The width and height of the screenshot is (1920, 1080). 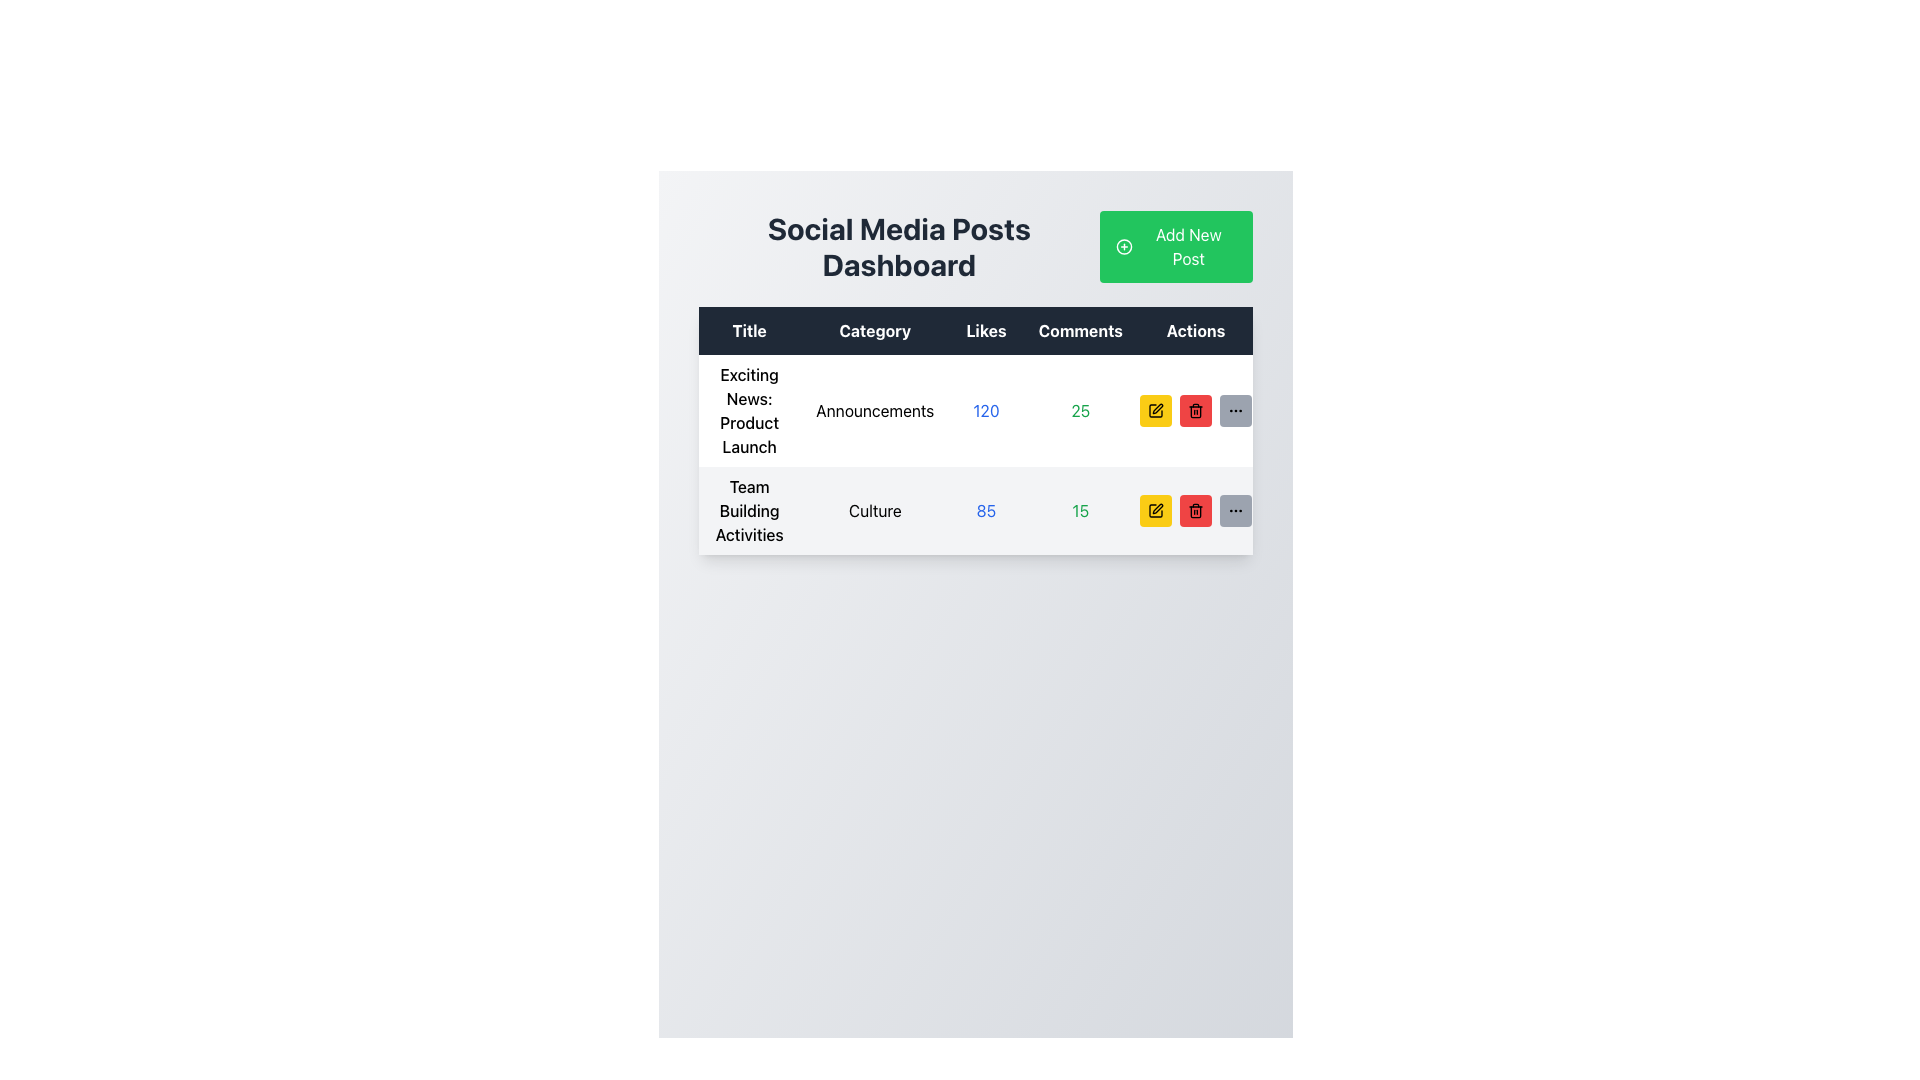 I want to click on the red square button with a trashcan icon, located in the middle of the 'Actions' column in the second row of the table, so click(x=1195, y=509).